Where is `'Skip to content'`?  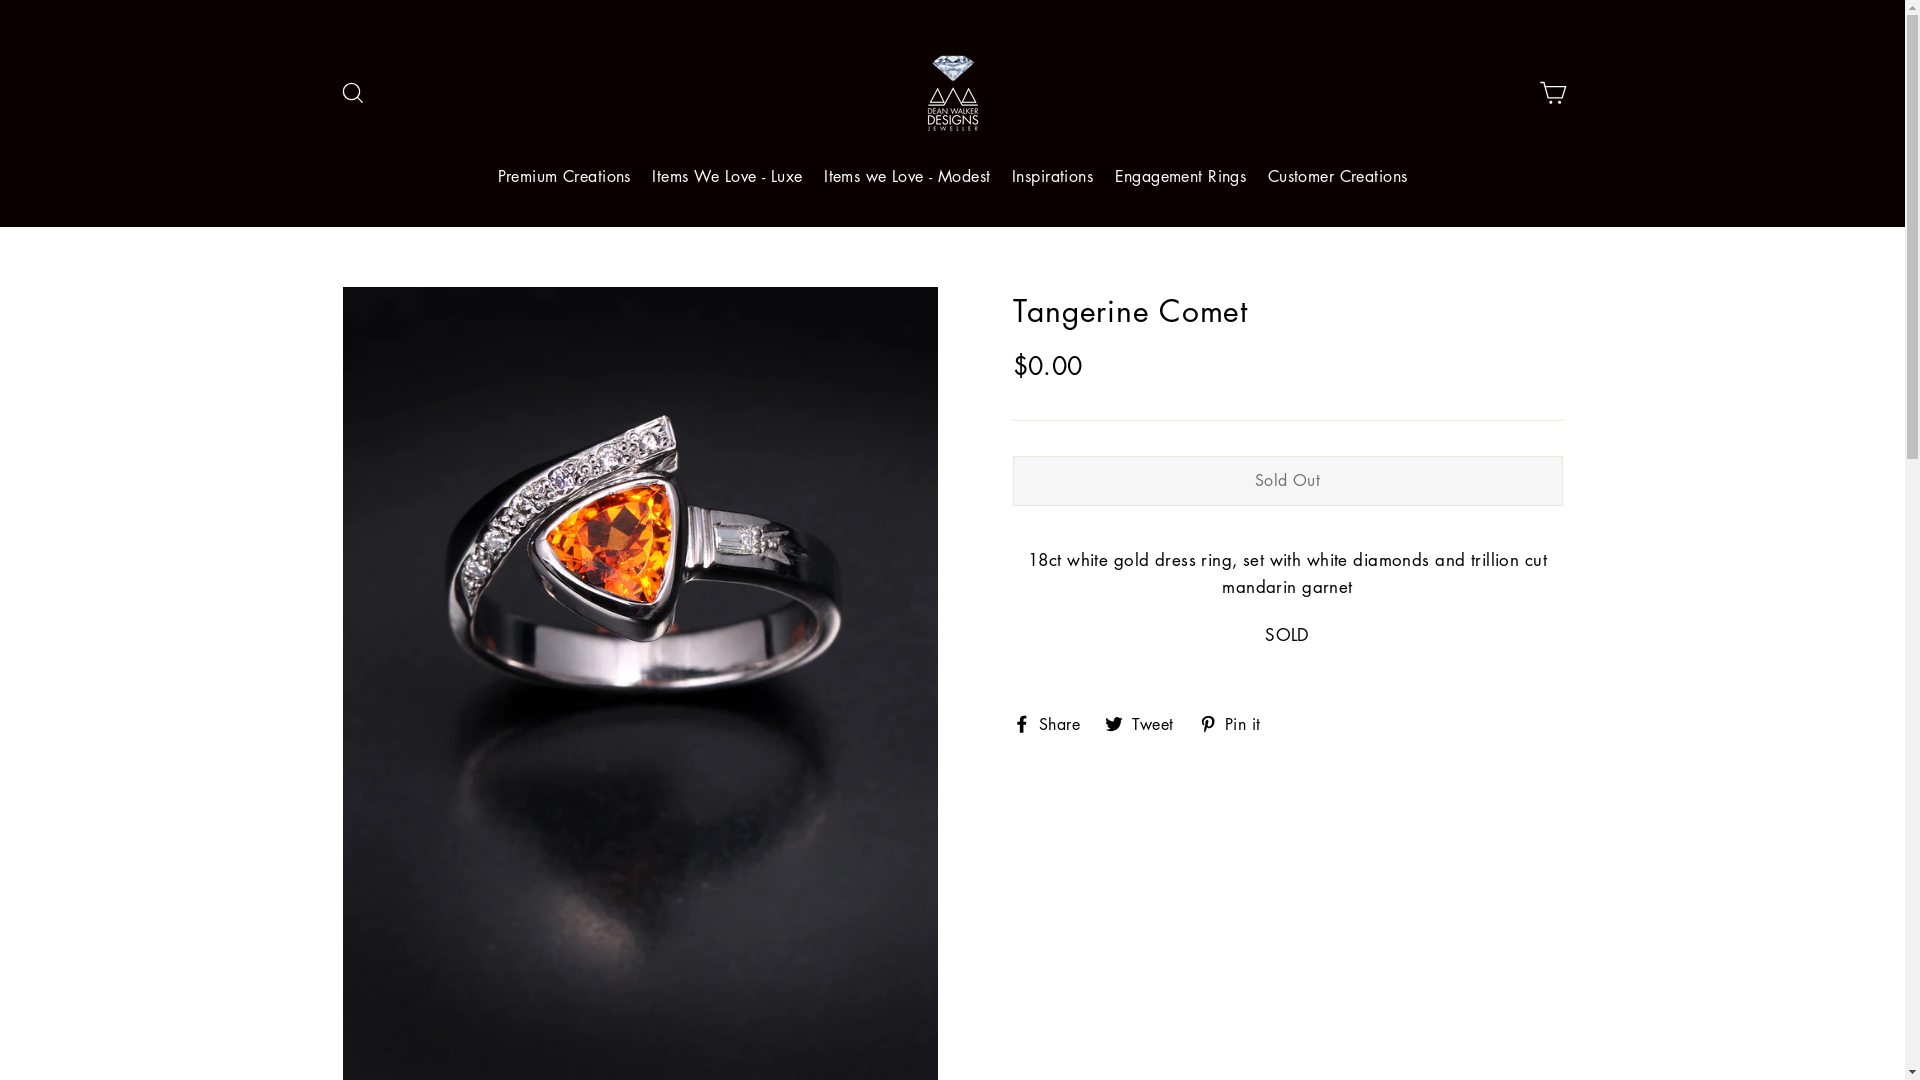 'Skip to content' is located at coordinates (0, 0).